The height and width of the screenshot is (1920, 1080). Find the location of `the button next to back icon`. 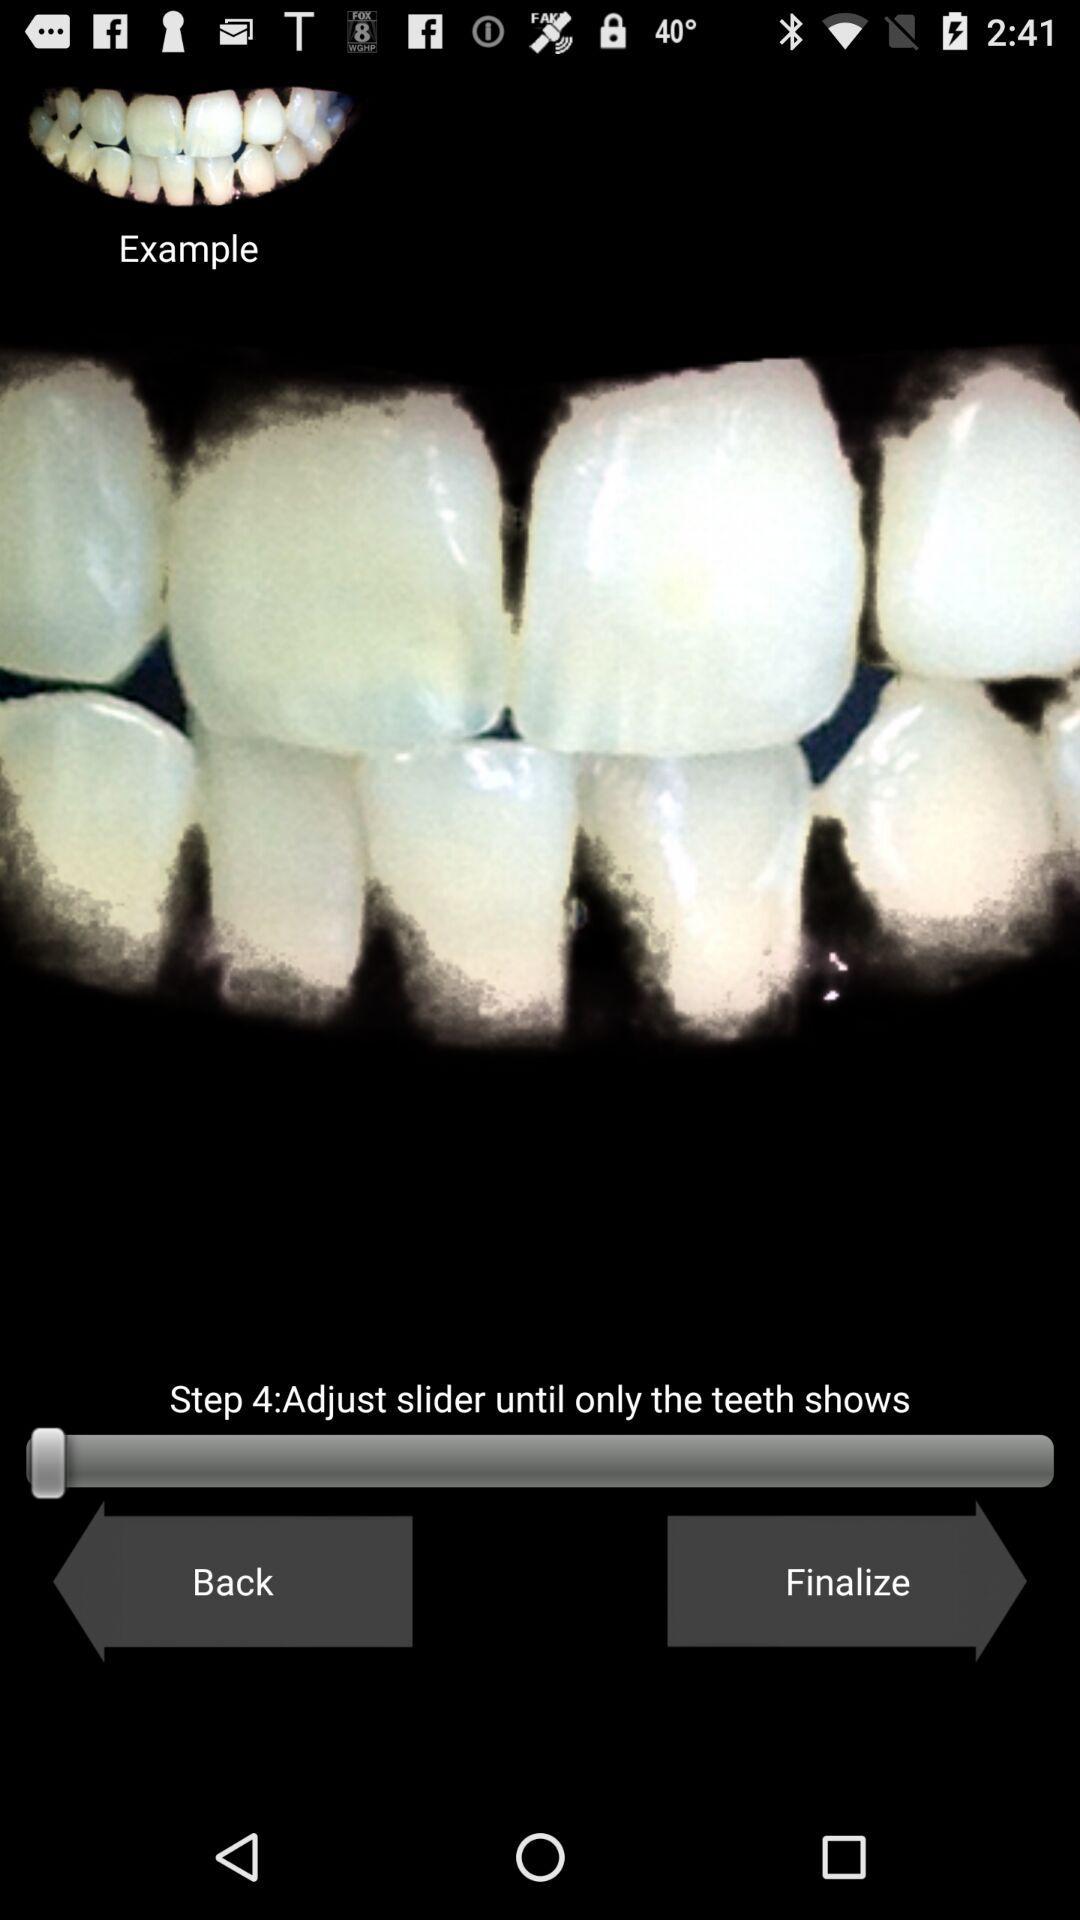

the button next to back icon is located at coordinates (847, 1580).